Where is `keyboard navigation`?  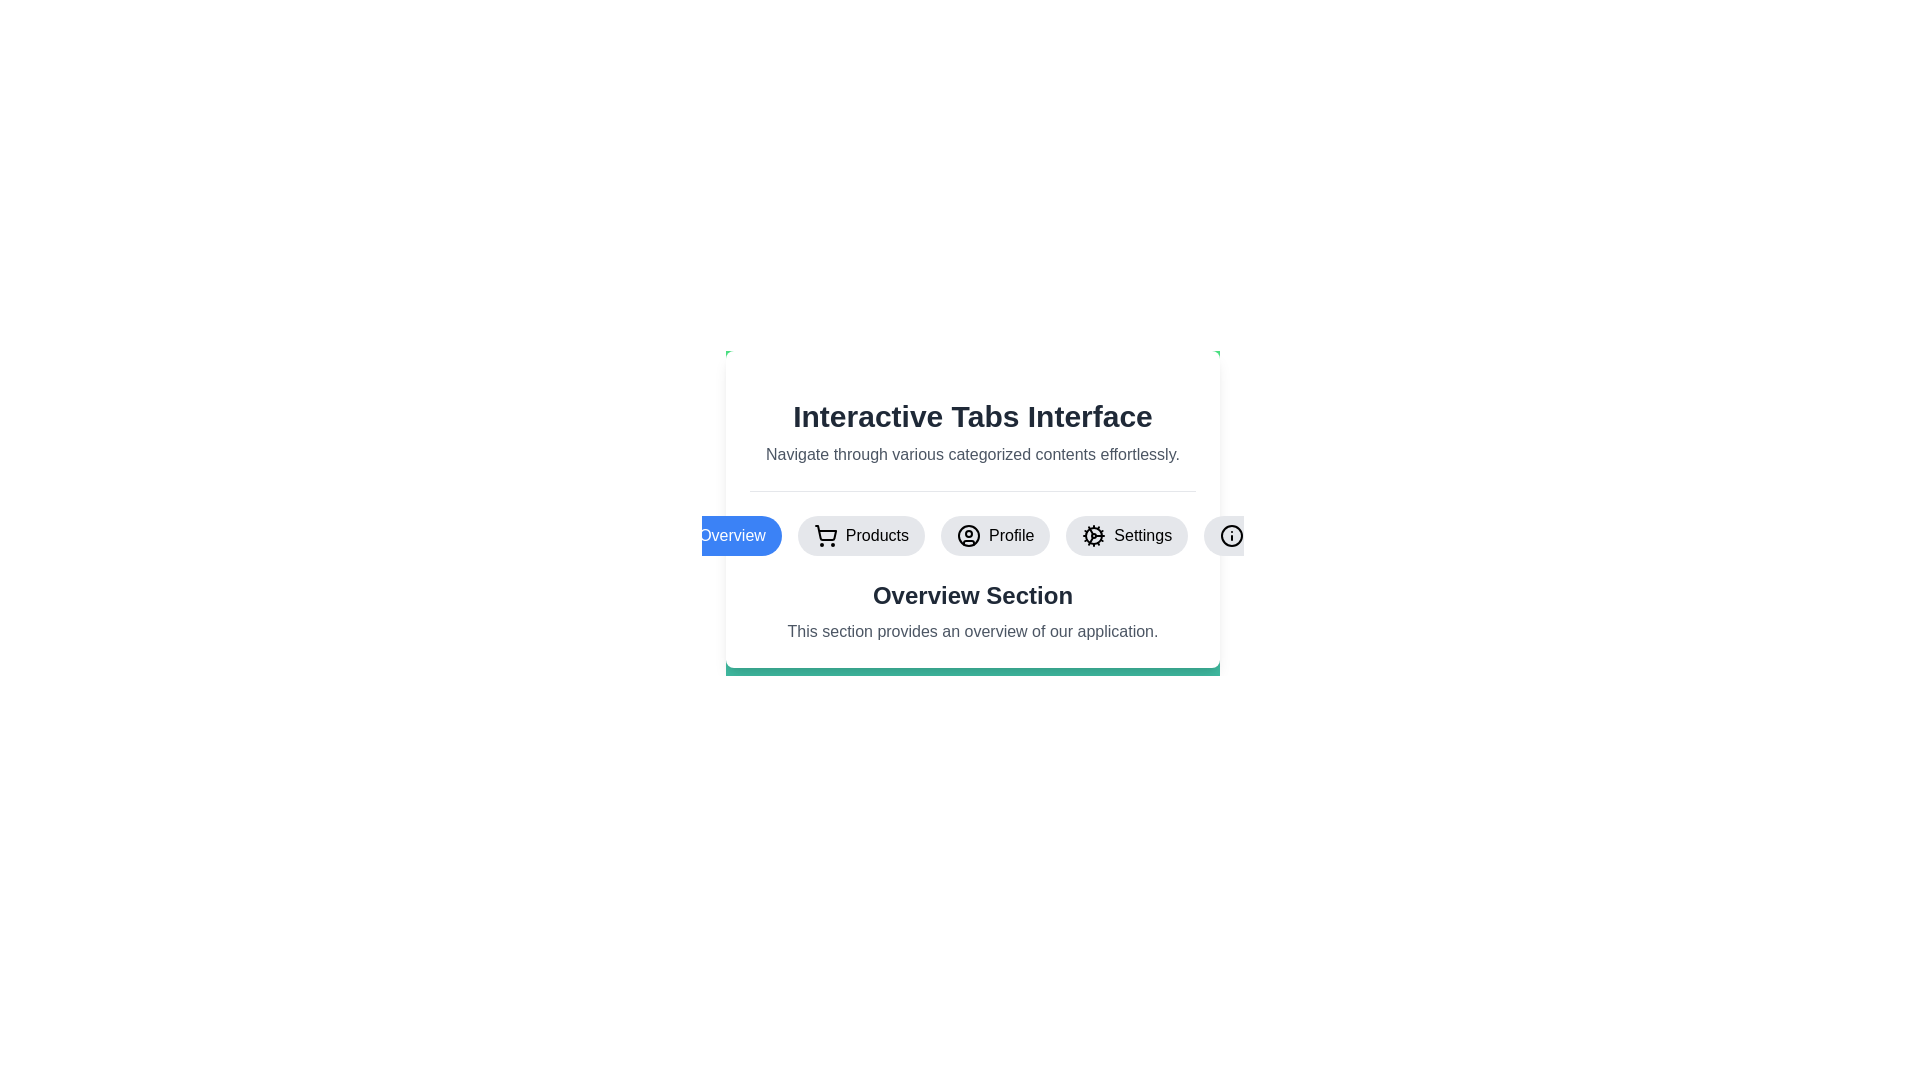
keyboard navigation is located at coordinates (969, 535).